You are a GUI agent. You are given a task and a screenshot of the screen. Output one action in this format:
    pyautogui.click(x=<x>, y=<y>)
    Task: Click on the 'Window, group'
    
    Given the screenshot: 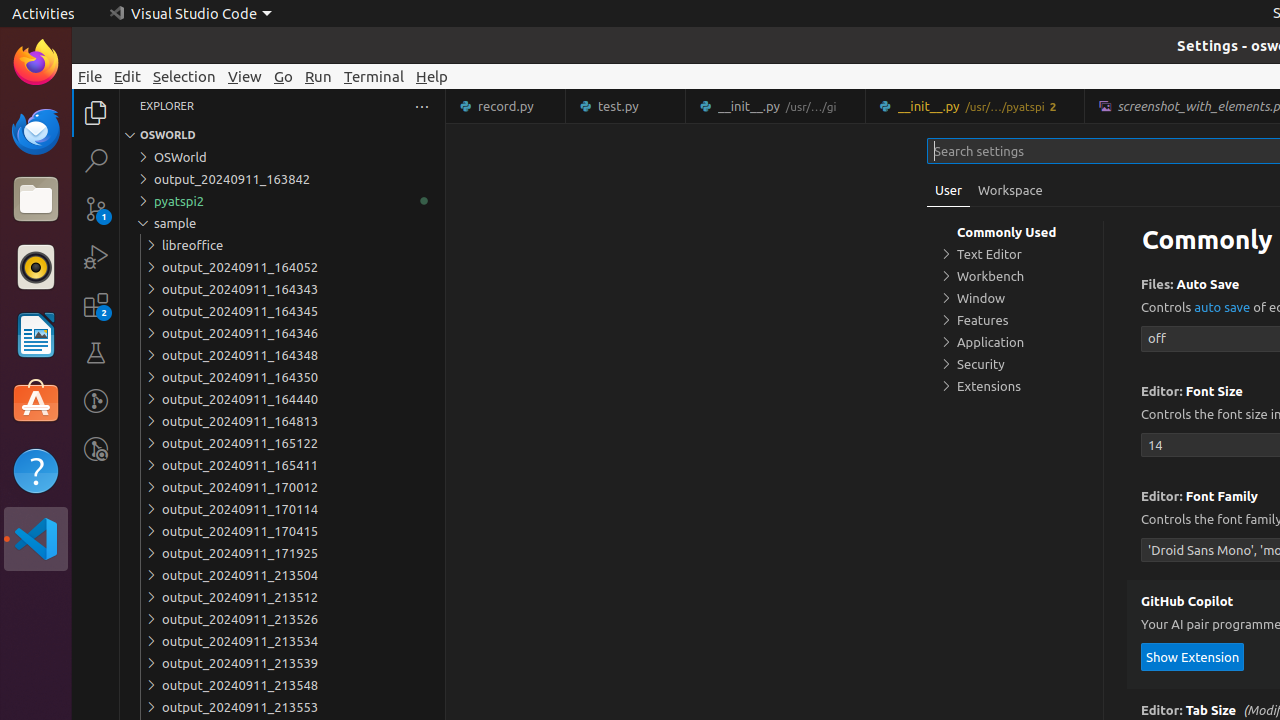 What is the action you would take?
    pyautogui.click(x=1015, y=298)
    